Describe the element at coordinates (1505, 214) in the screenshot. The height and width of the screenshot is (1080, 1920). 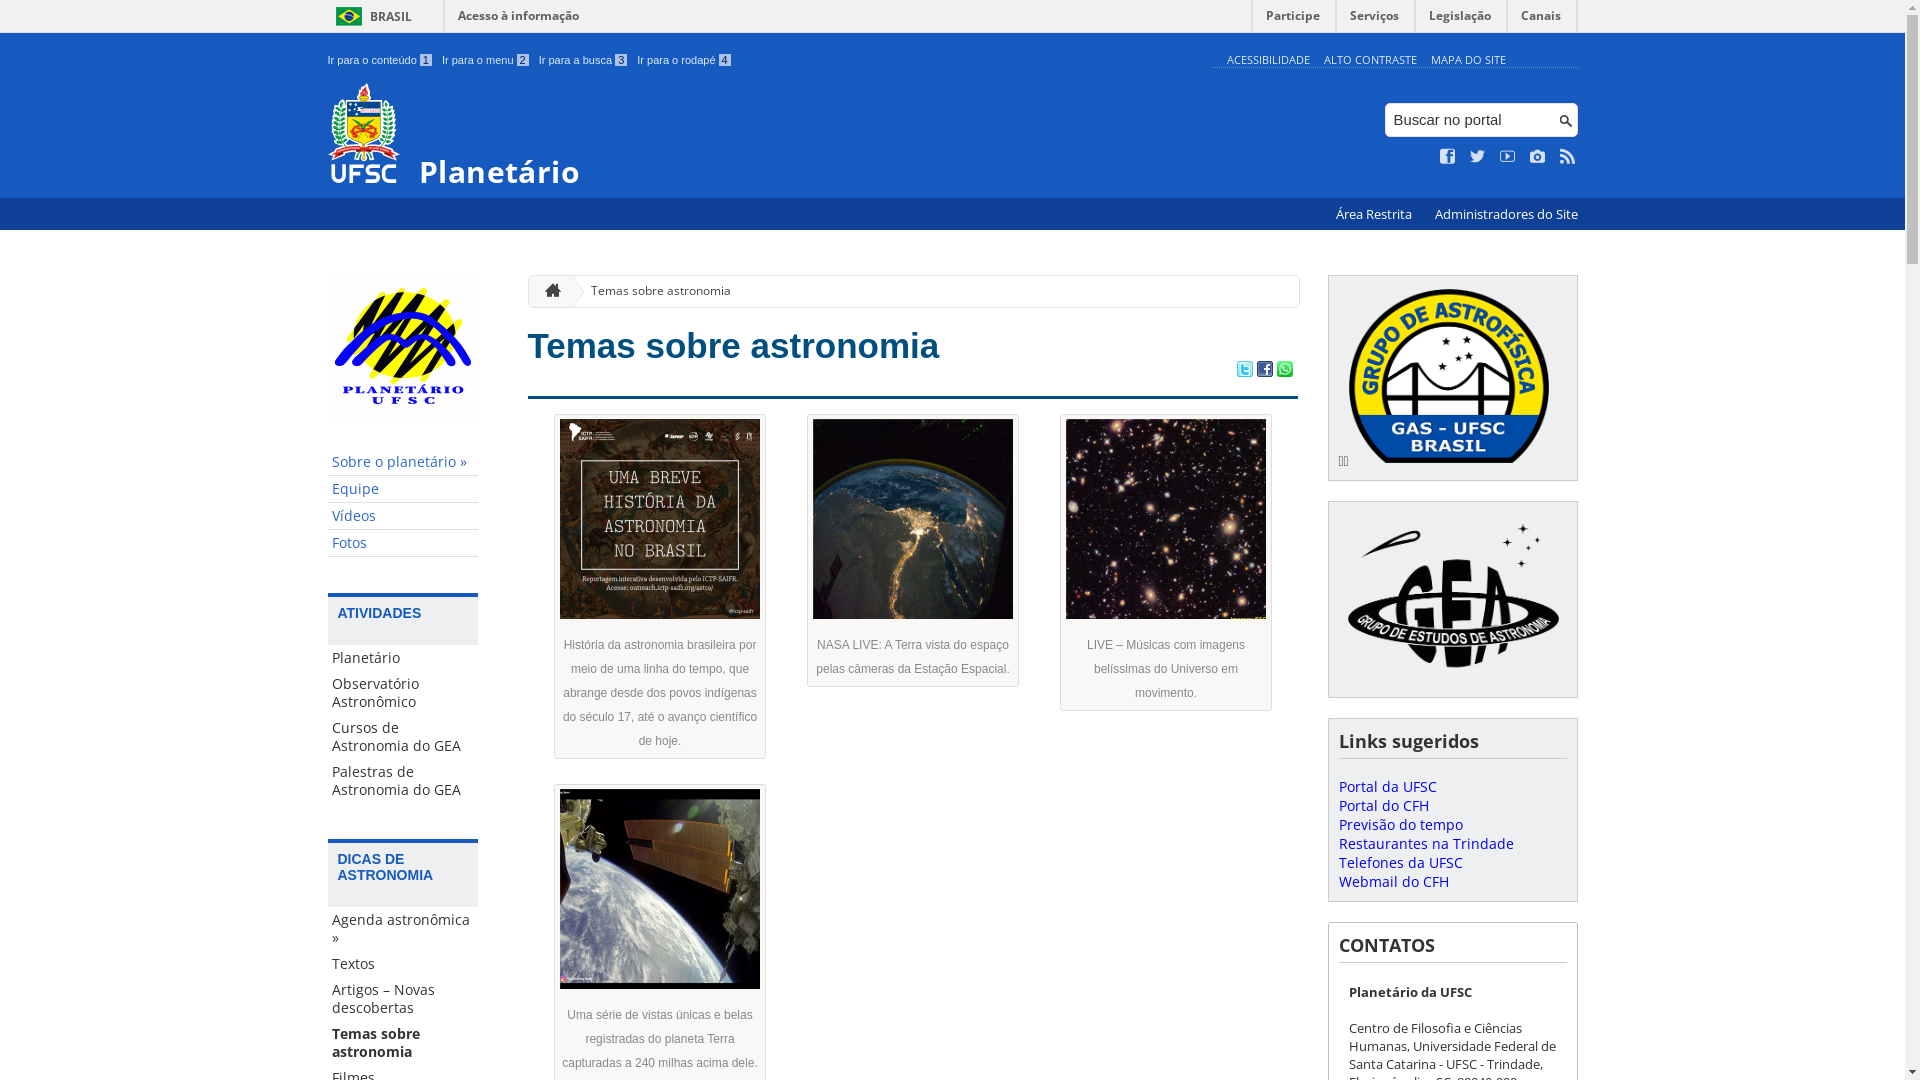
I see `'Administradores do Site'` at that location.